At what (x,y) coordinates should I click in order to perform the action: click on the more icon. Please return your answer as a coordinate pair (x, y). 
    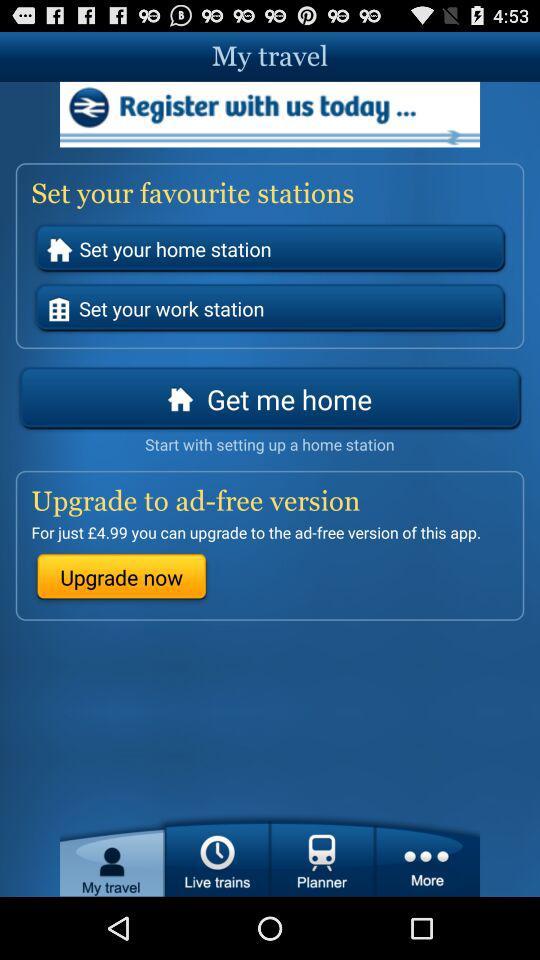
    Looking at the image, I should click on (426, 914).